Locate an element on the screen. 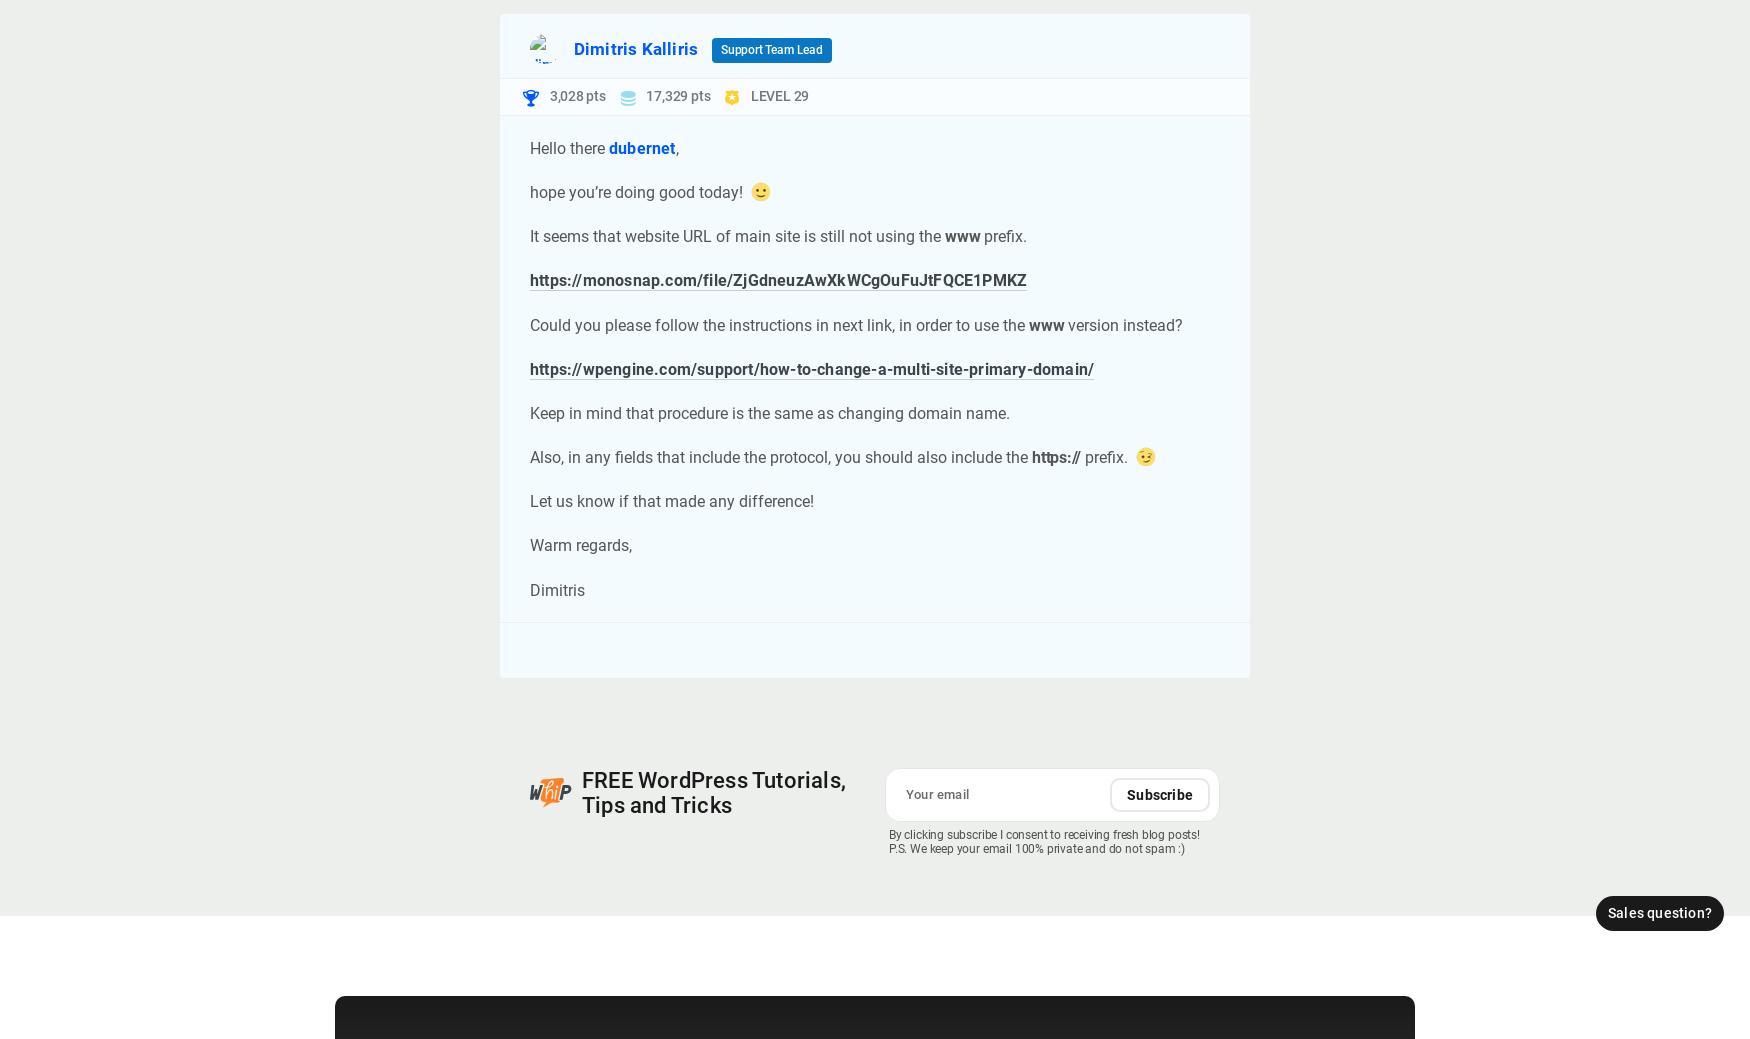 The image size is (1750, 1039). 'LEVEL' is located at coordinates (770, 95).